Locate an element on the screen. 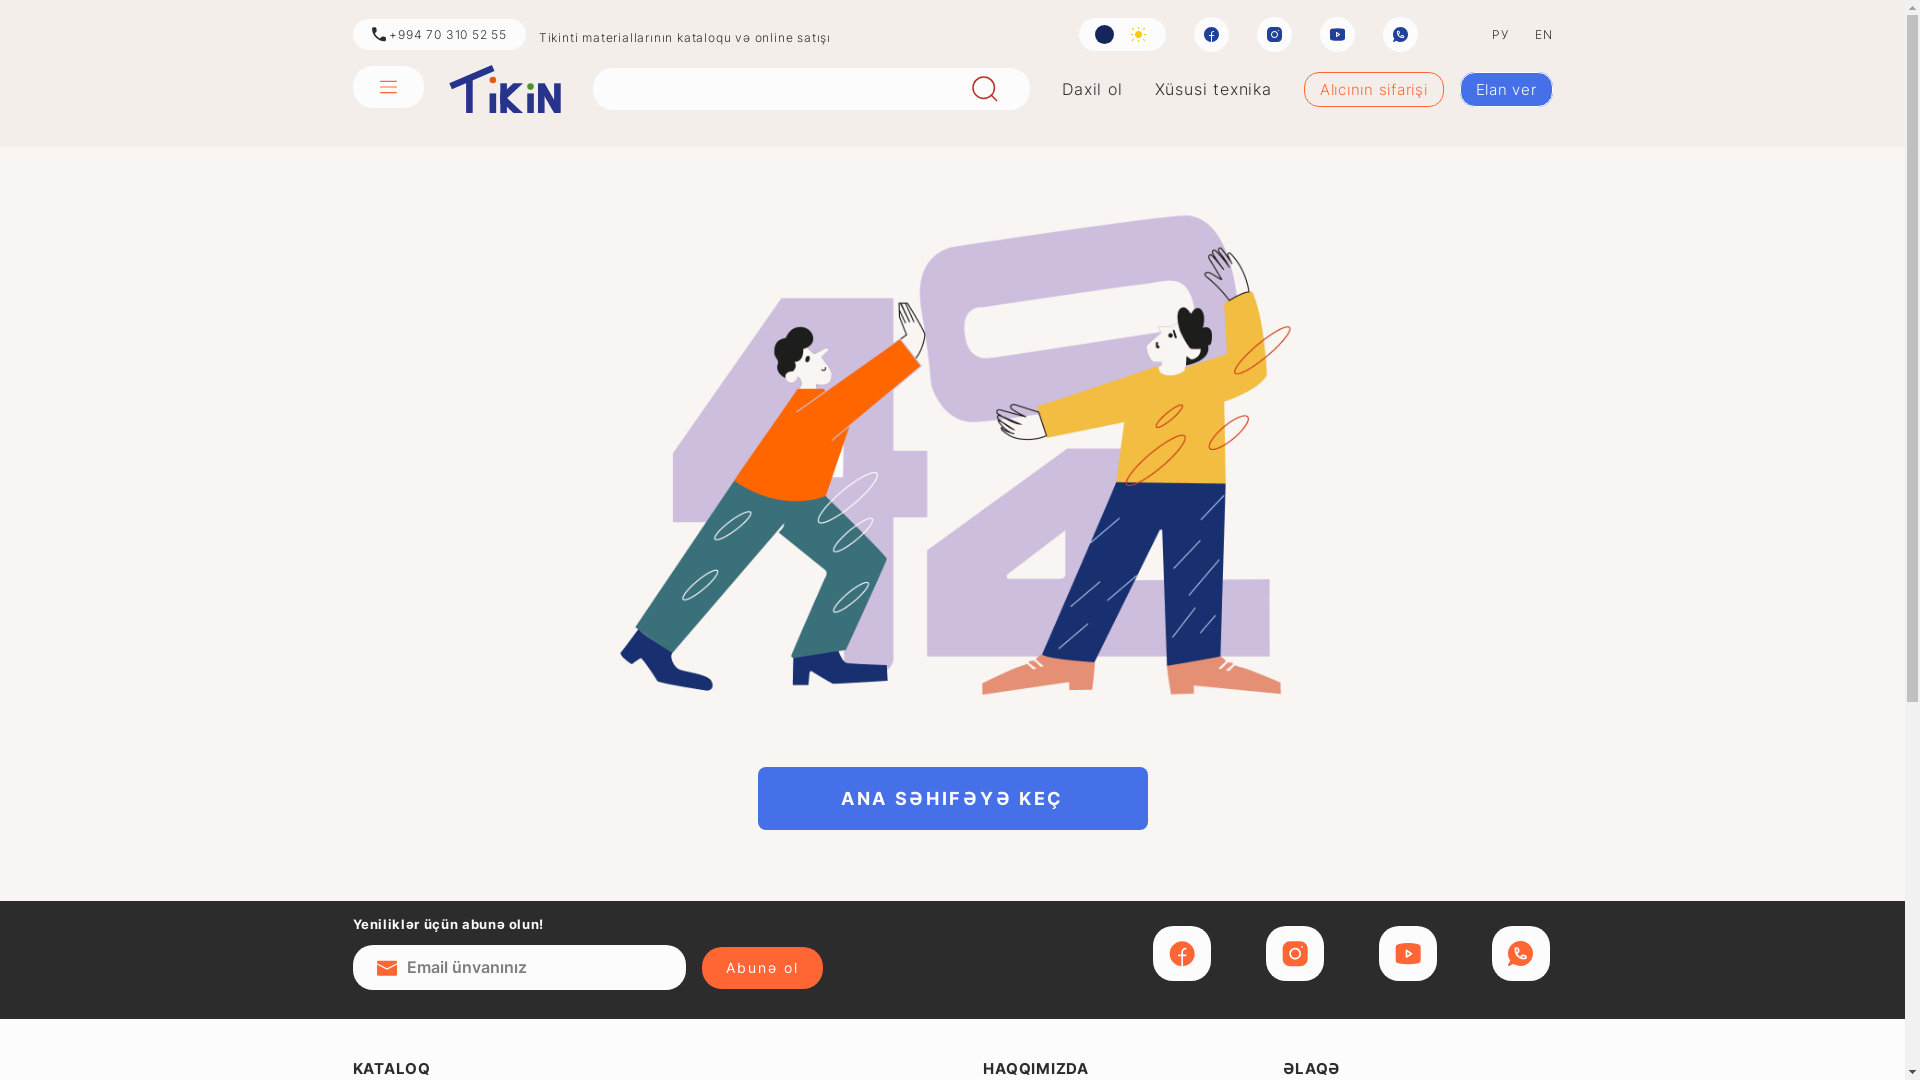 The image size is (1920, 1080). 'Daxil ol' is located at coordinates (1090, 87).